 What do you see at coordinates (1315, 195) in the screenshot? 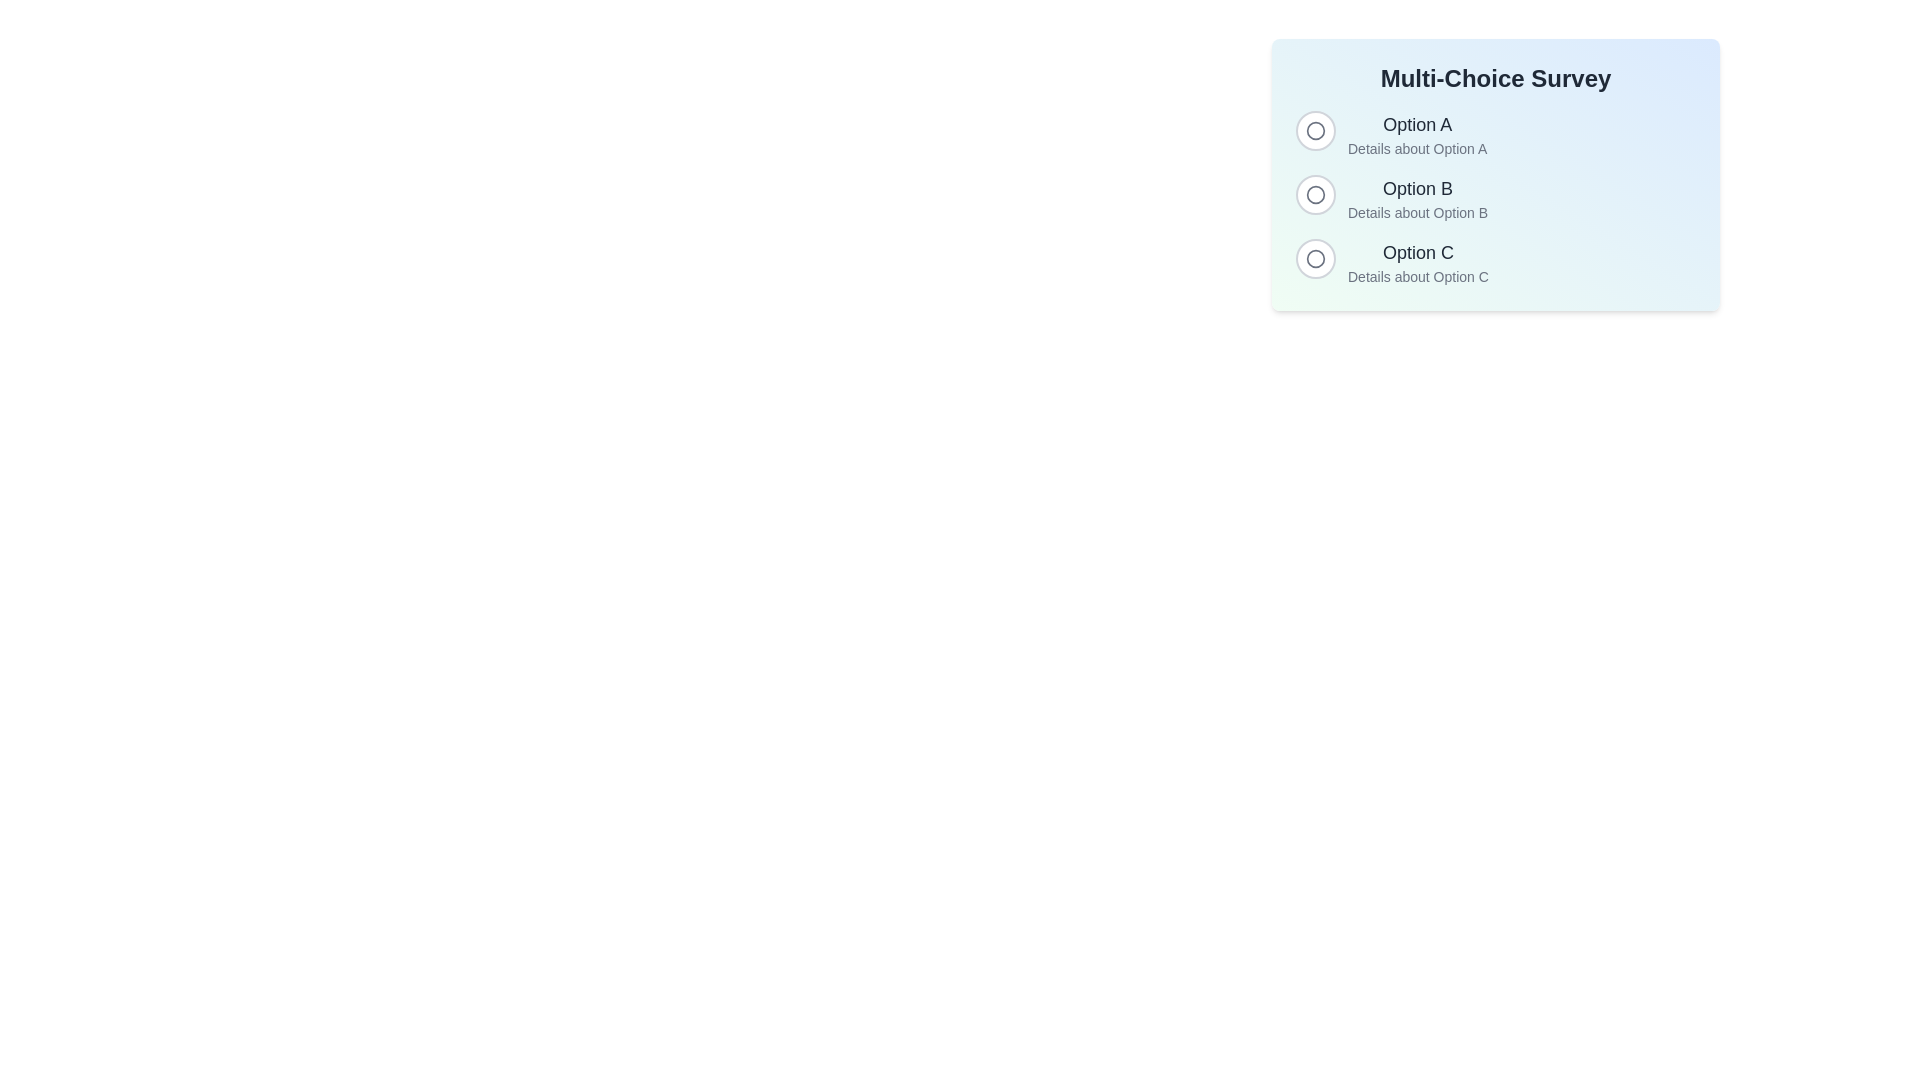
I see `the visual indicator of the radio button corresponding to 'Option B'` at bounding box center [1315, 195].